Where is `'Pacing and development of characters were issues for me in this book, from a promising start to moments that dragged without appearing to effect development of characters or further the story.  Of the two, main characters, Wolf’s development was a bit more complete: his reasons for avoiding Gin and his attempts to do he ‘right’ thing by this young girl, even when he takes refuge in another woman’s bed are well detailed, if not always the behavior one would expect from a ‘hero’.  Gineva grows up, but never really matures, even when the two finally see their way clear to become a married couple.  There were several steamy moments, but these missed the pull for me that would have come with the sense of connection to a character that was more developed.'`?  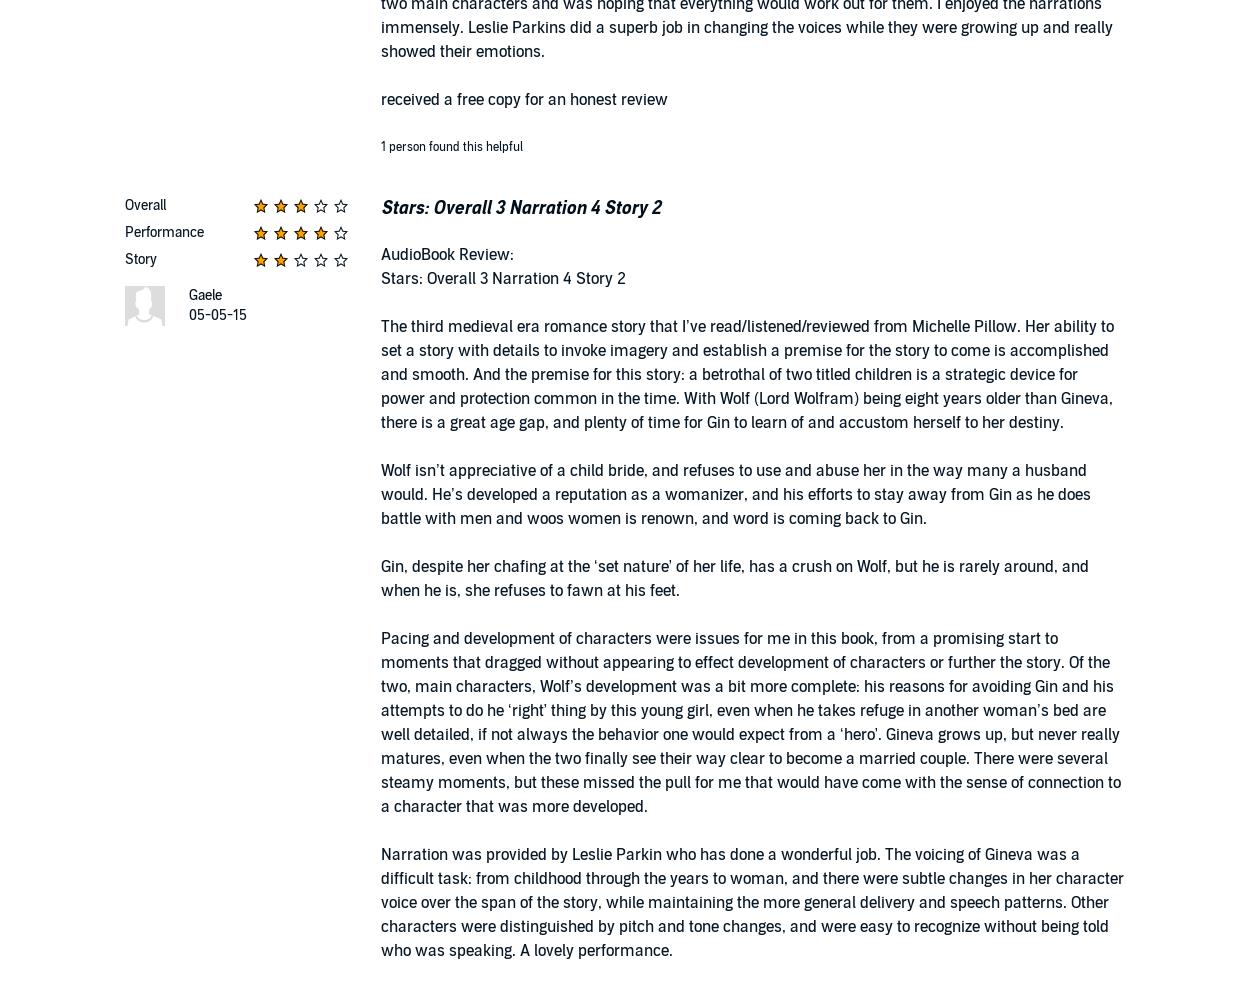 'Pacing and development of characters were issues for me in this book, from a promising start to moments that dragged without appearing to effect development of characters or further the story.  Of the two, main characters, Wolf’s development was a bit more complete: his reasons for avoiding Gin and his attempts to do he ‘right’ thing by this young girl, even when he takes refuge in another woman’s bed are well detailed, if not always the behavior one would expect from a ‘hero’.  Gineva grows up, but never really matures, even when the two finally see their way clear to become a married couple.  There were several steamy moments, but these missed the pull for me that would have come with the sense of connection to a character that was more developed.' is located at coordinates (381, 722).